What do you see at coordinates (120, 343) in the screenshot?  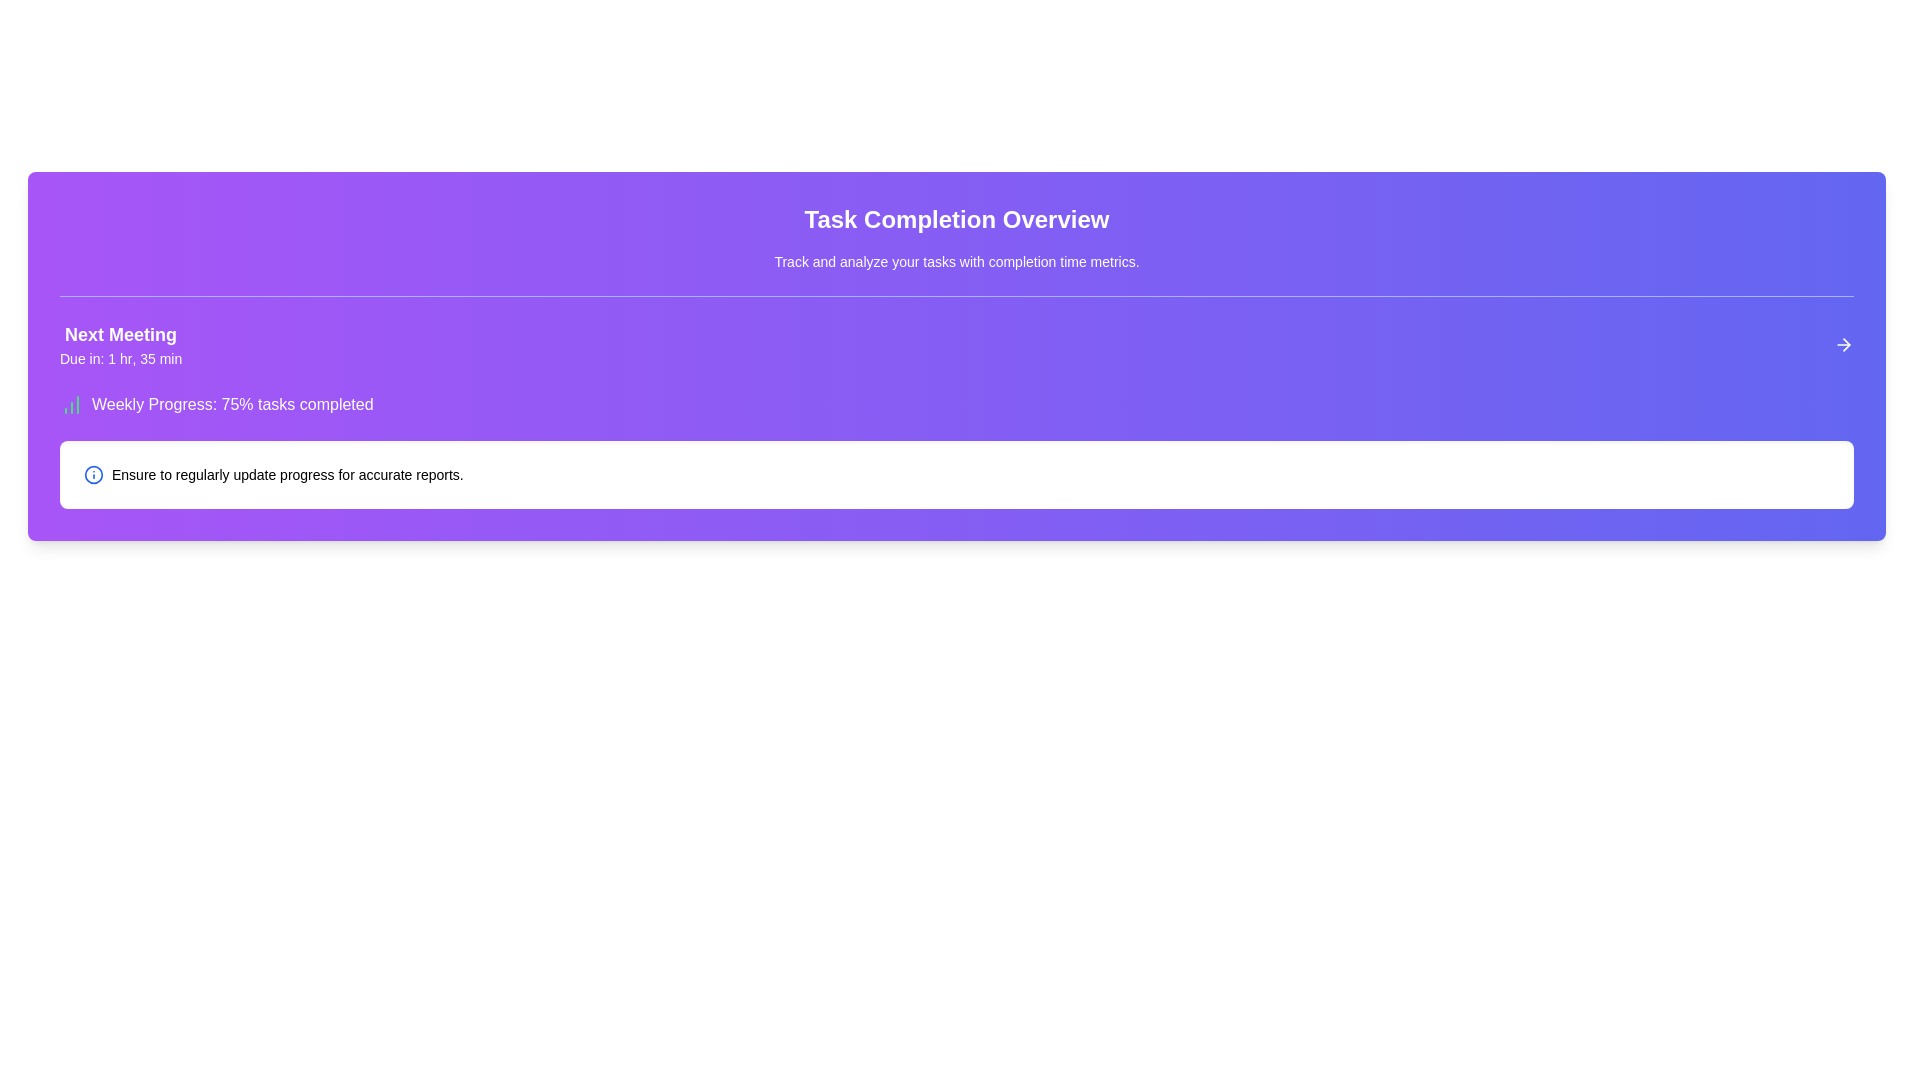 I see `the 'Next Meeting' text label, which displays 'Next Meeting' in bold and 'Due in: 1 hr, 35 min' in smaller font on a purple background` at bounding box center [120, 343].